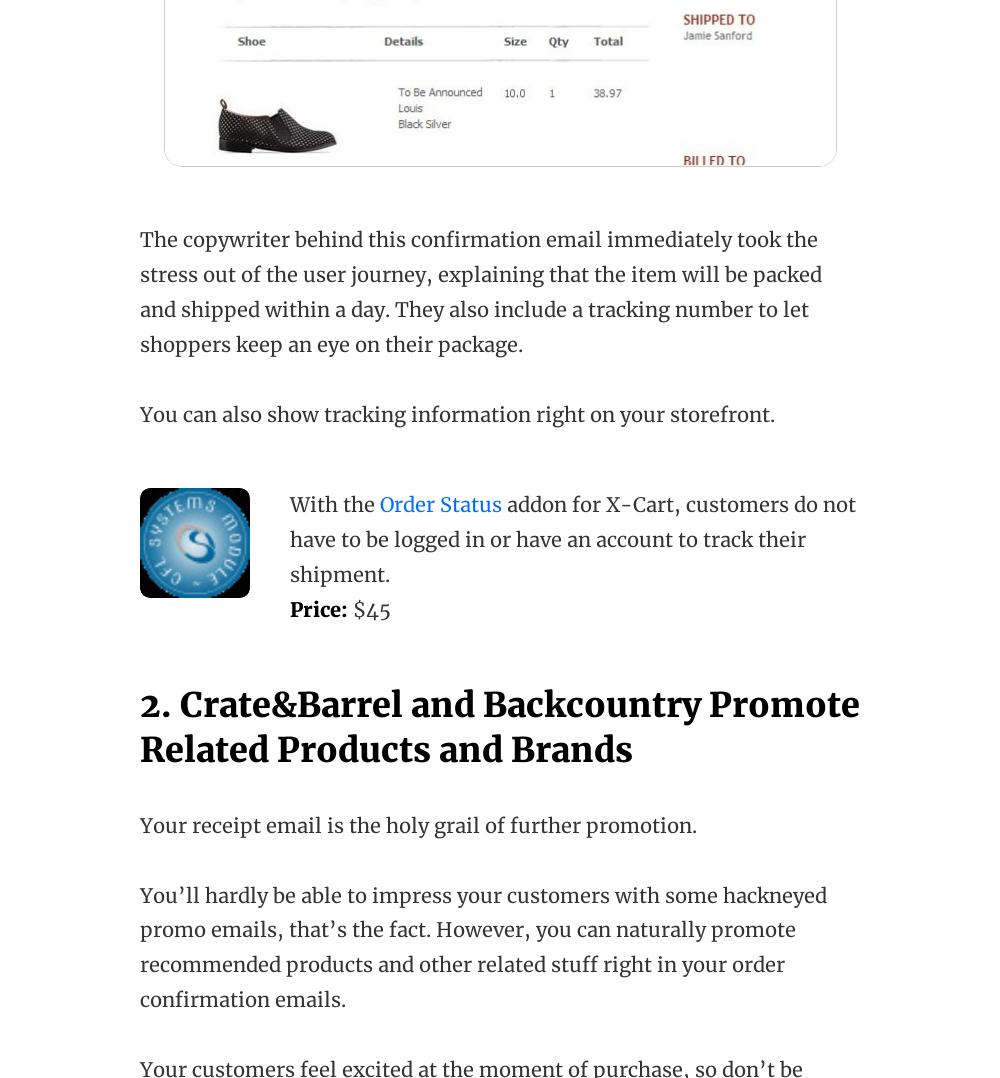 The image size is (1000, 1078). I want to click on 'Order Status', so click(440, 504).